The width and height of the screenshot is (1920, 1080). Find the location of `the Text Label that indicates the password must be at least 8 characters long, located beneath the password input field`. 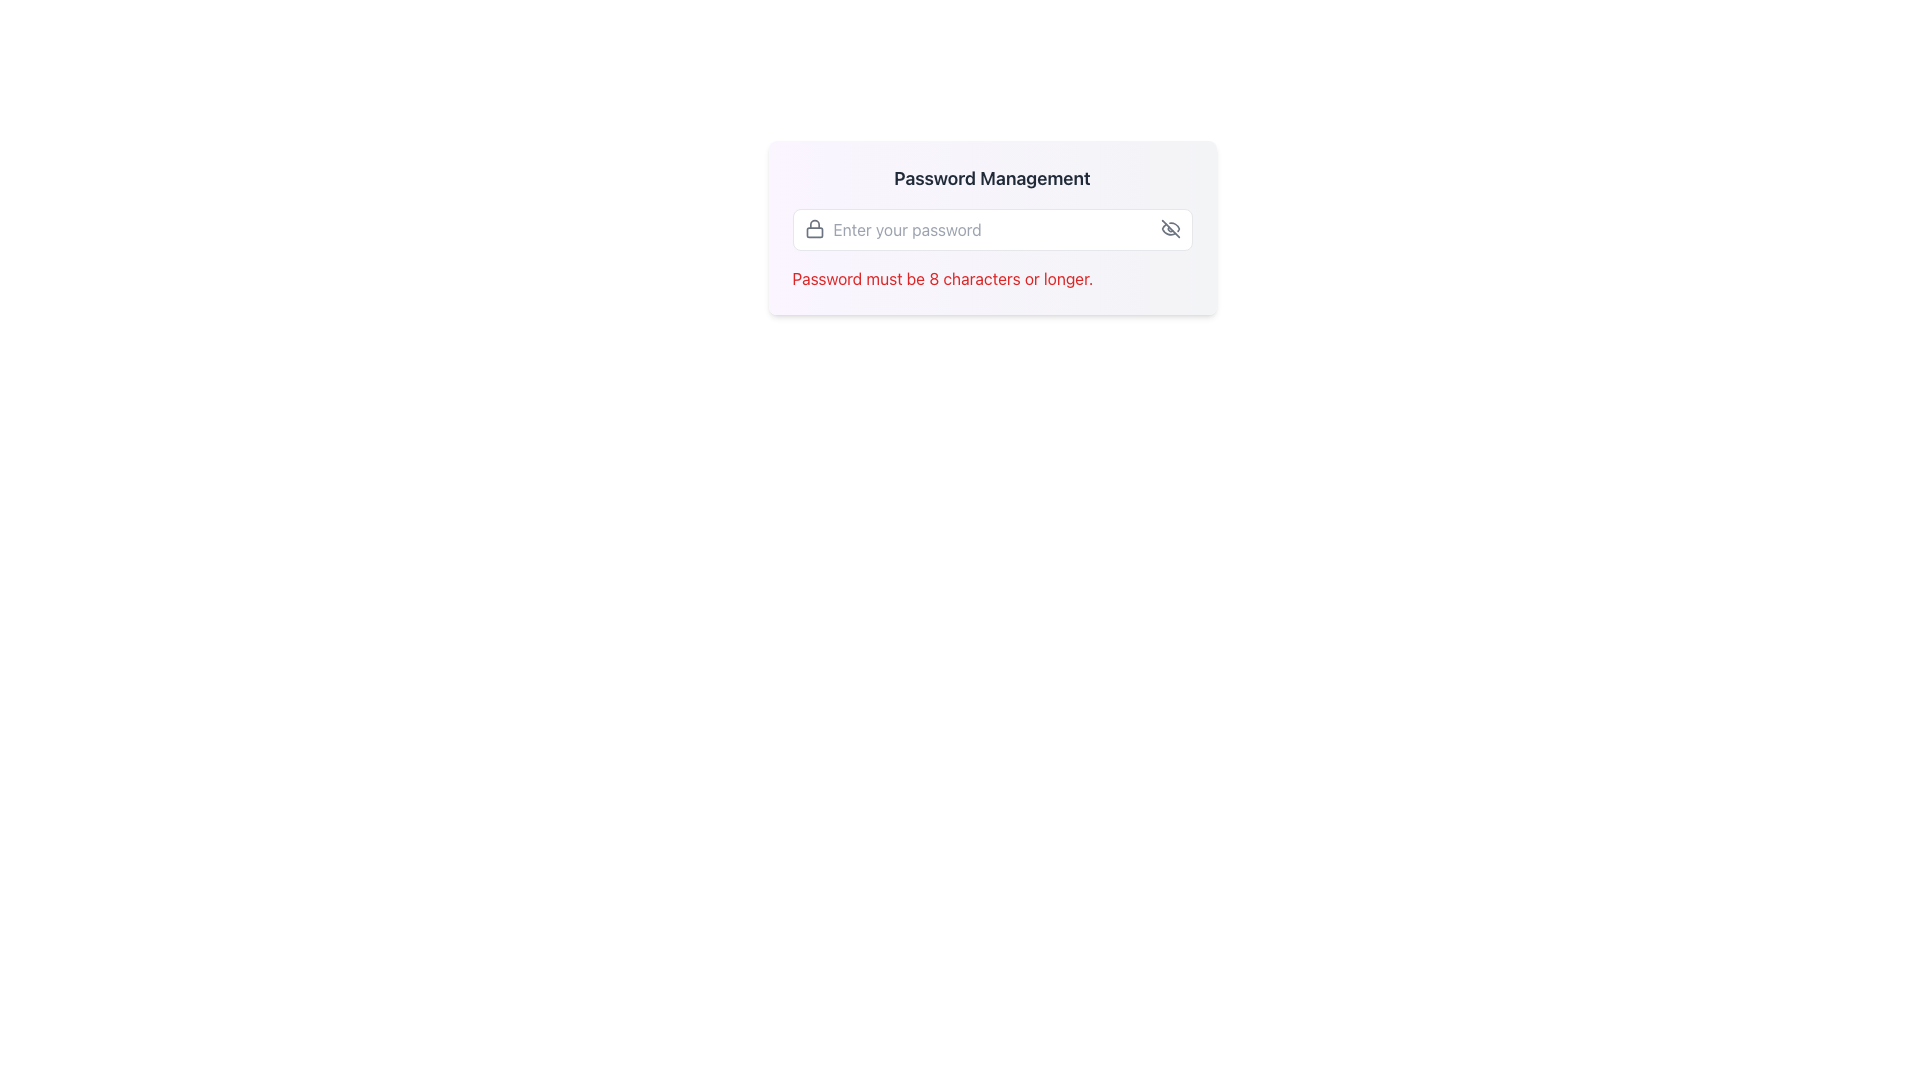

the Text Label that indicates the password must be at least 8 characters long, located beneath the password input field is located at coordinates (941, 278).